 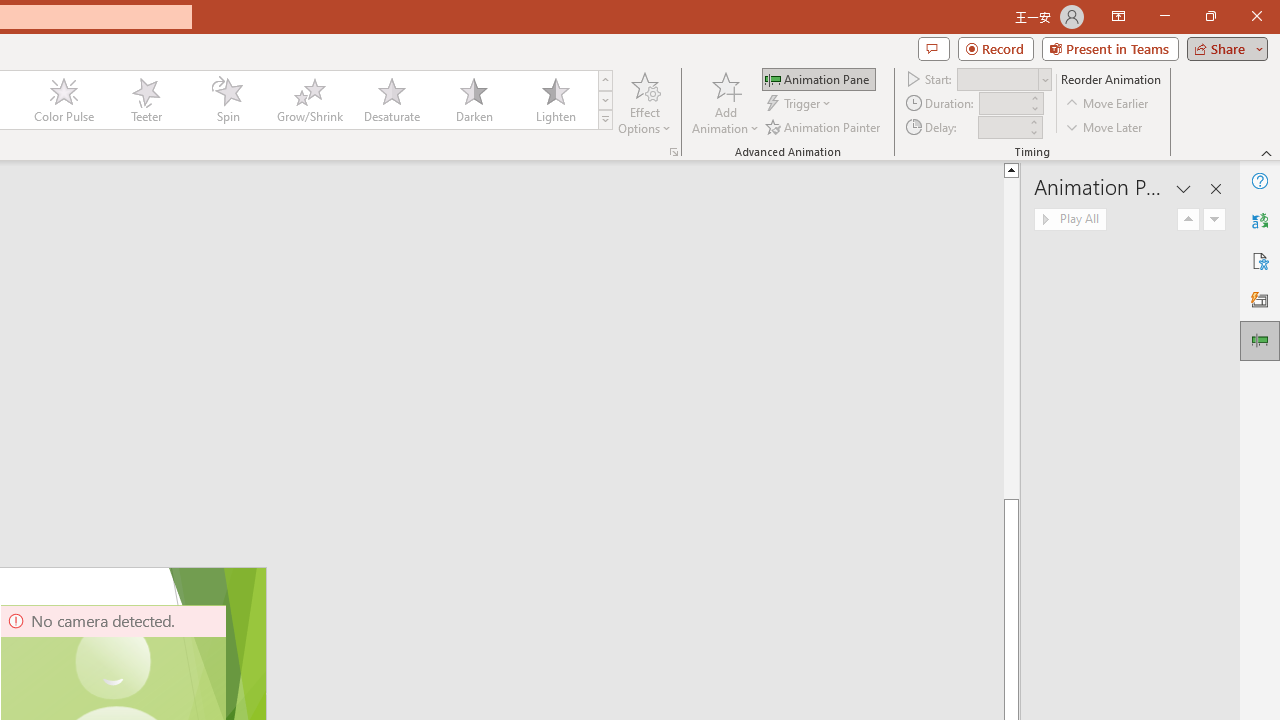 I want to click on 'Animation Pane', so click(x=818, y=78).